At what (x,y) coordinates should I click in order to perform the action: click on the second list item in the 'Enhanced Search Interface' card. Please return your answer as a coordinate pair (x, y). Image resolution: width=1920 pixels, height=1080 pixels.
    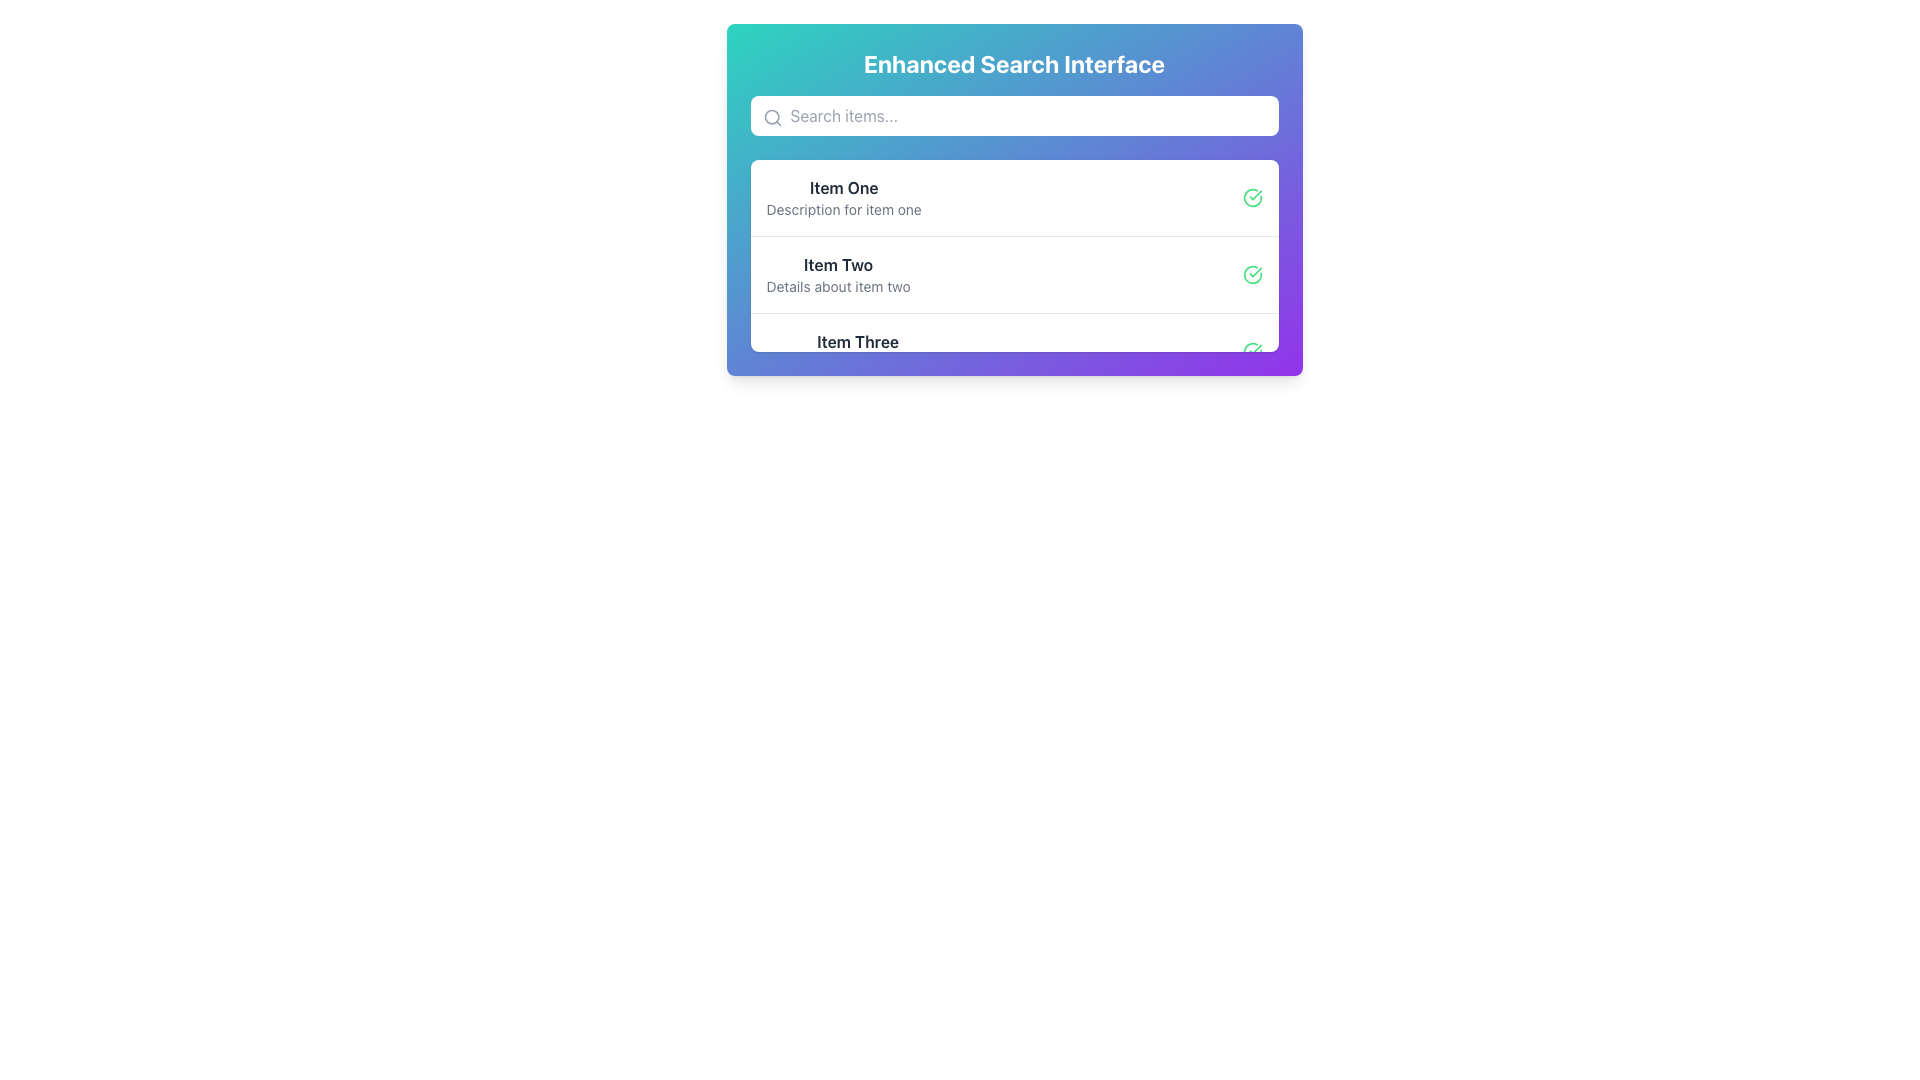
    Looking at the image, I should click on (1014, 254).